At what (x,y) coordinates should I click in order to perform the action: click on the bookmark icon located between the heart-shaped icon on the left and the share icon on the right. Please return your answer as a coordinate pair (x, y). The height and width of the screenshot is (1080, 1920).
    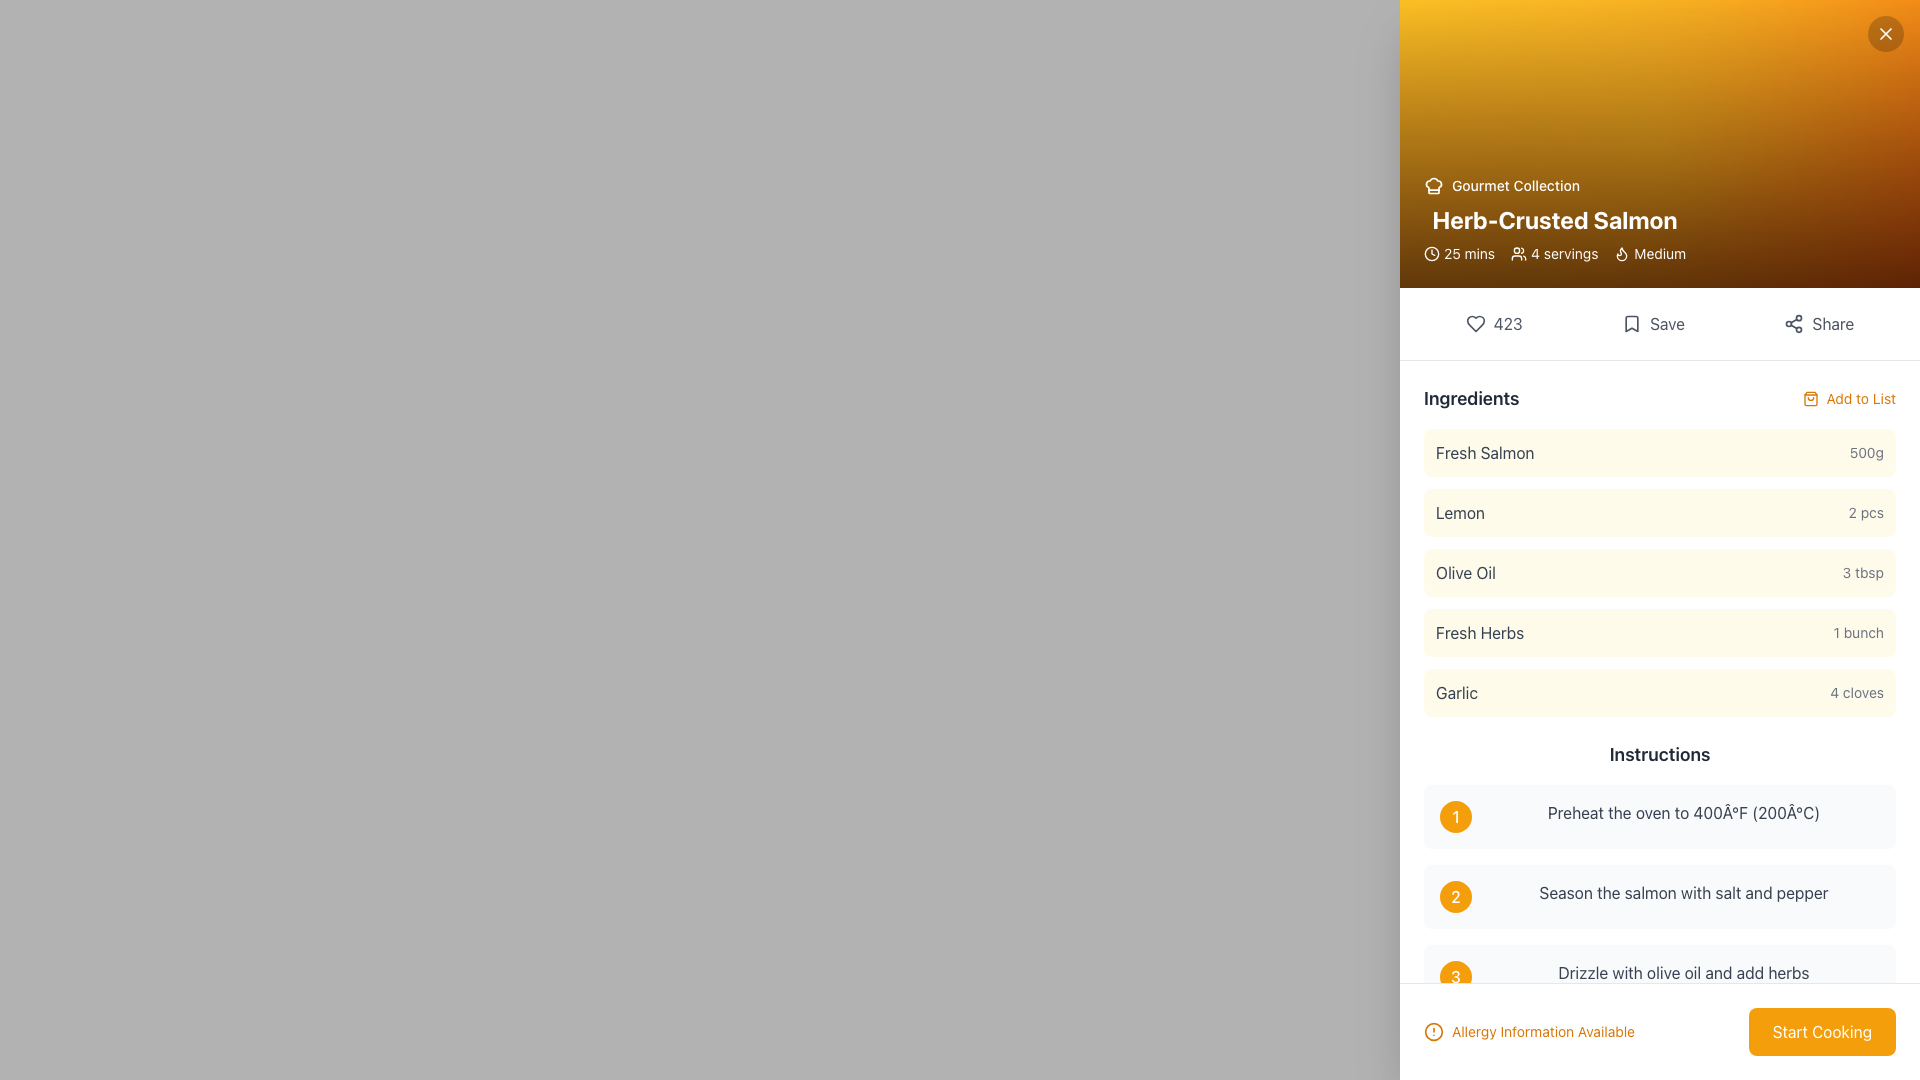
    Looking at the image, I should click on (1632, 323).